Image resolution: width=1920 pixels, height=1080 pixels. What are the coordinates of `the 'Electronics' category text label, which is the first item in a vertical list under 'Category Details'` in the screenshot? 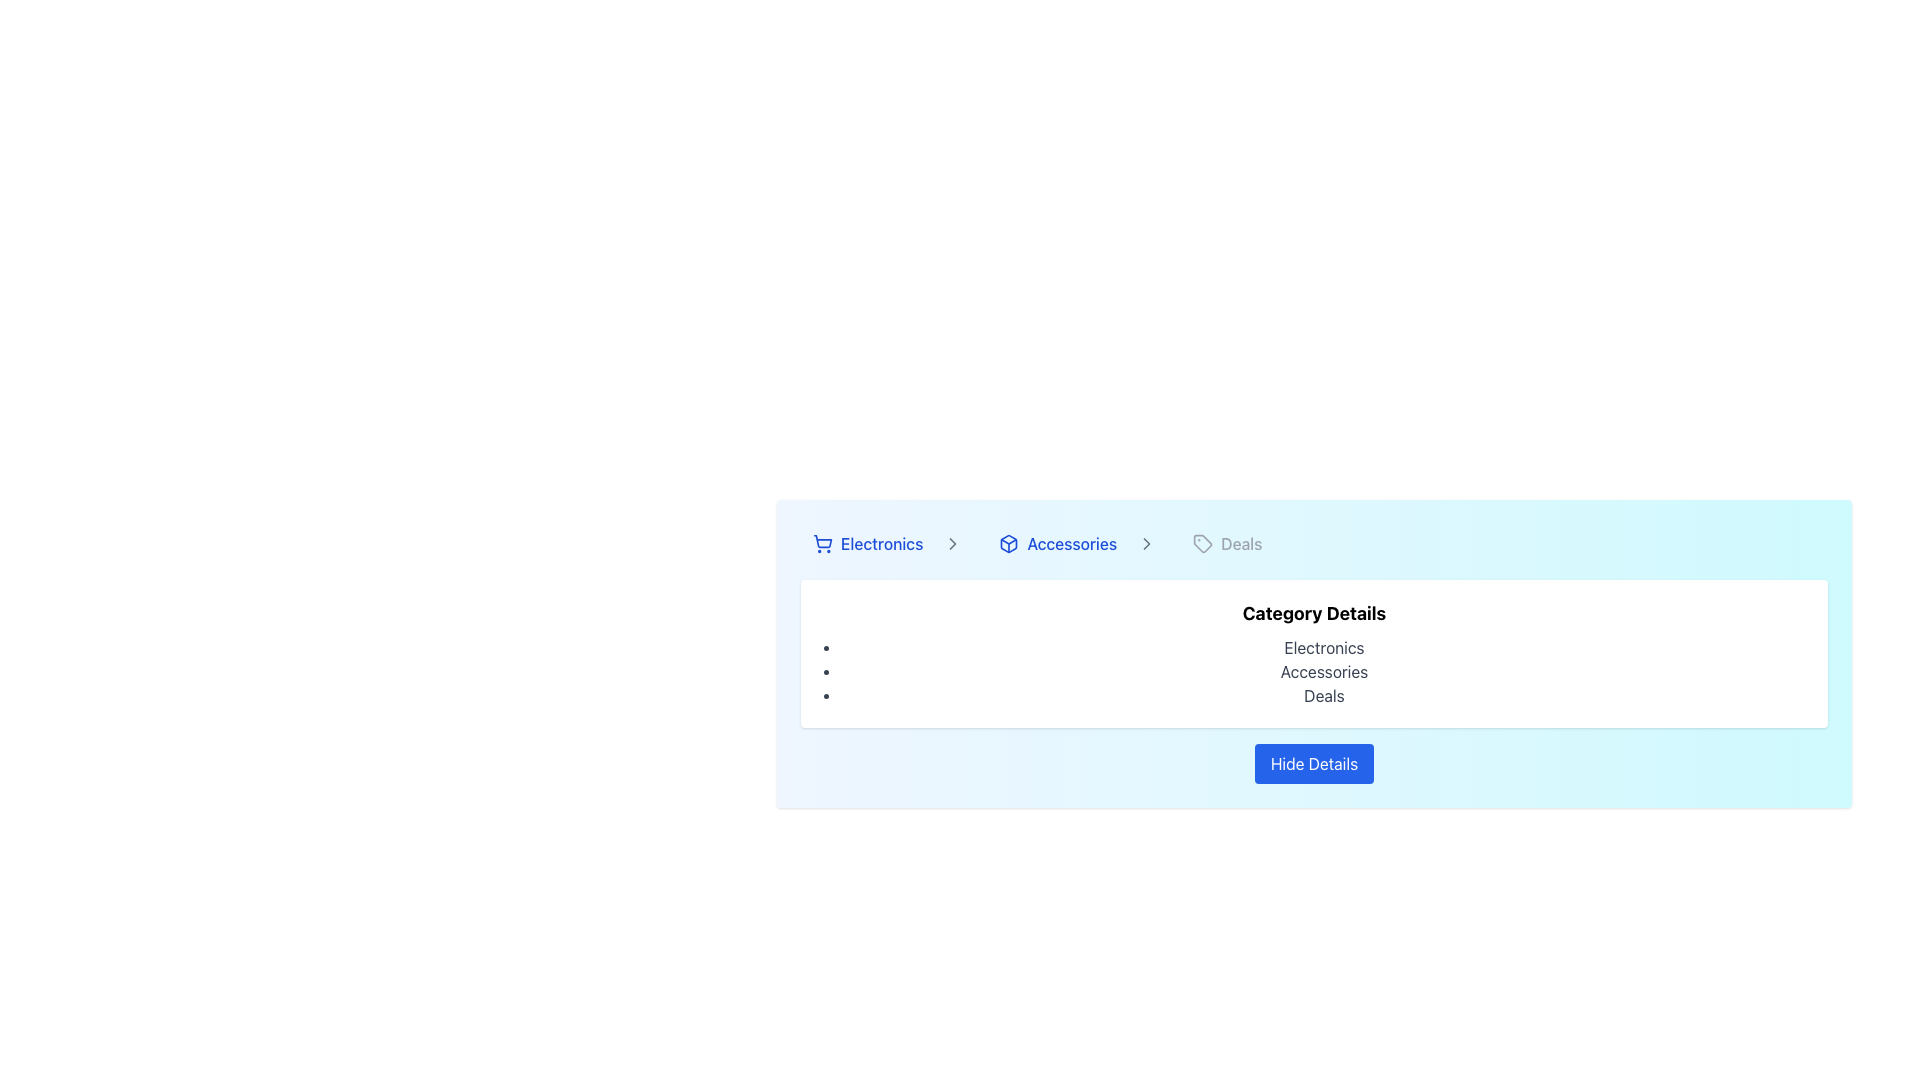 It's located at (1324, 648).